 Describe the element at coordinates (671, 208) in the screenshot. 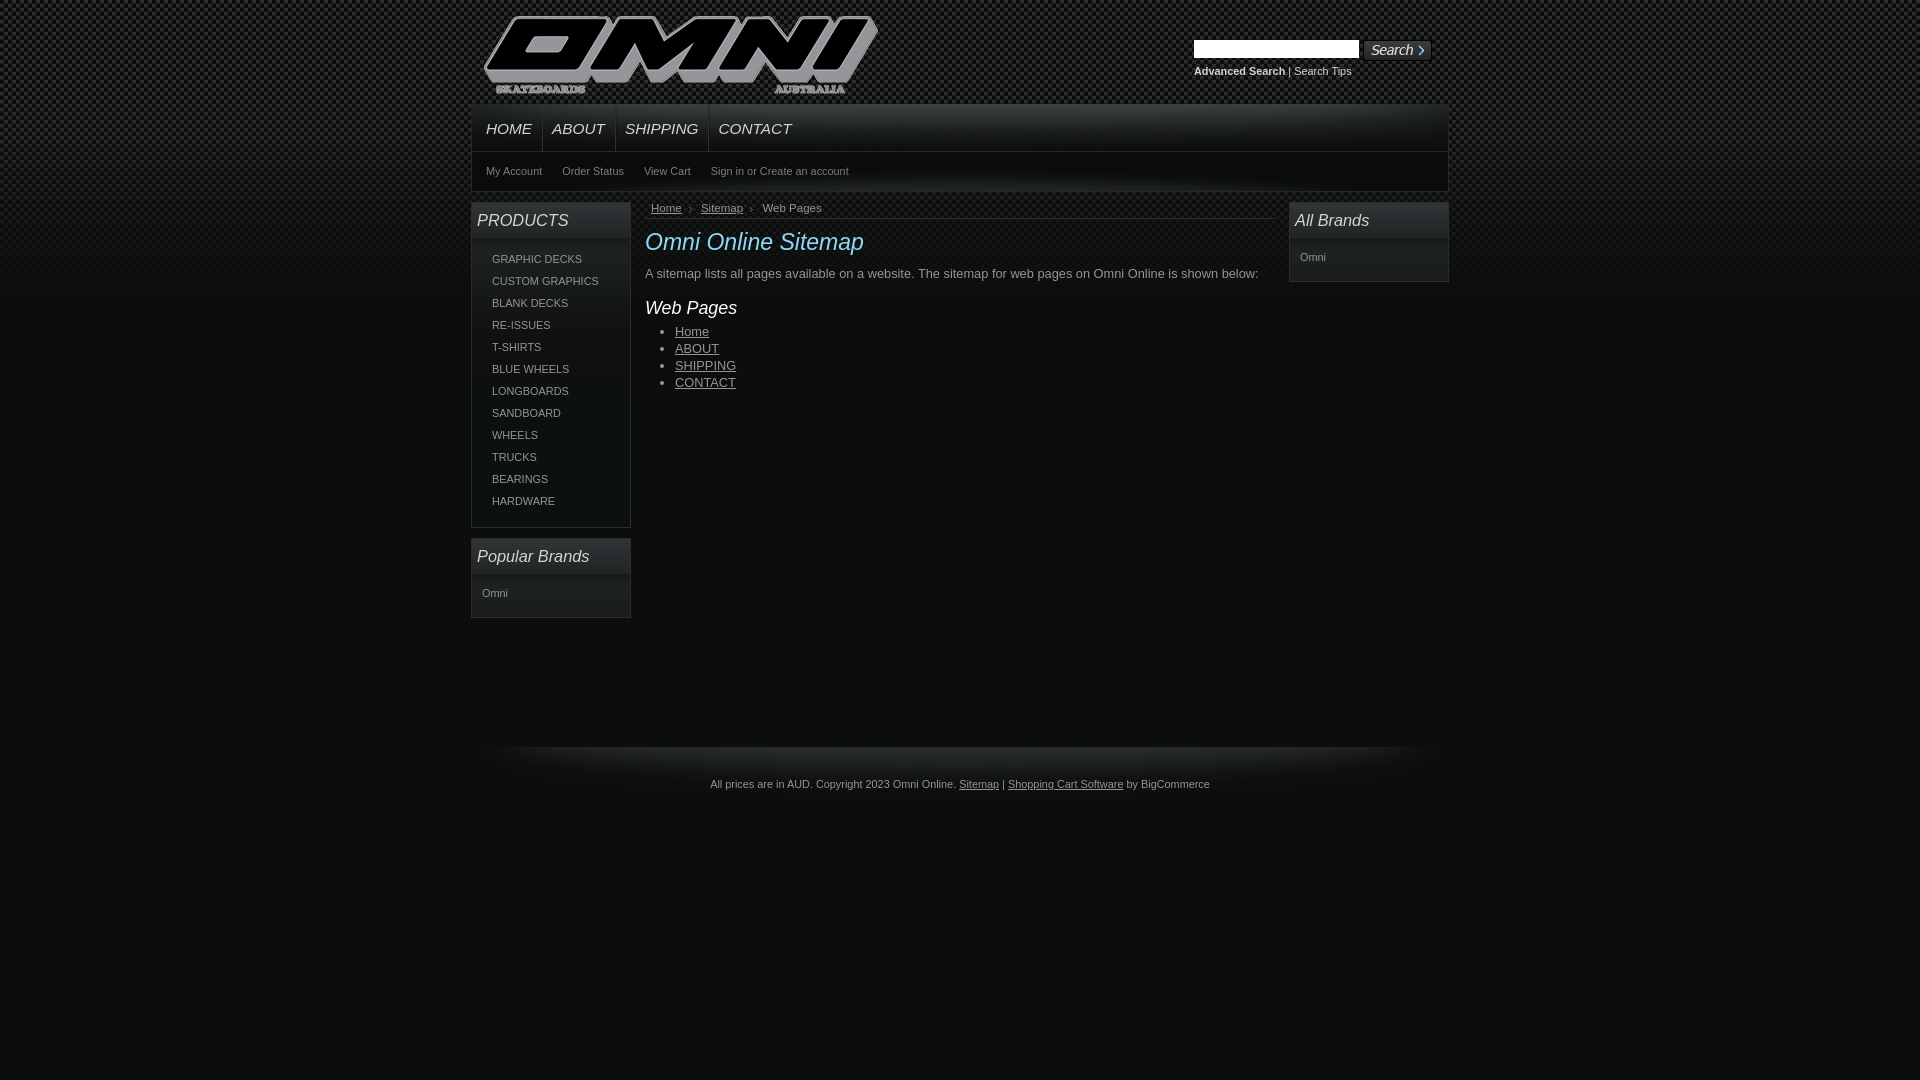

I see `'Home'` at that location.